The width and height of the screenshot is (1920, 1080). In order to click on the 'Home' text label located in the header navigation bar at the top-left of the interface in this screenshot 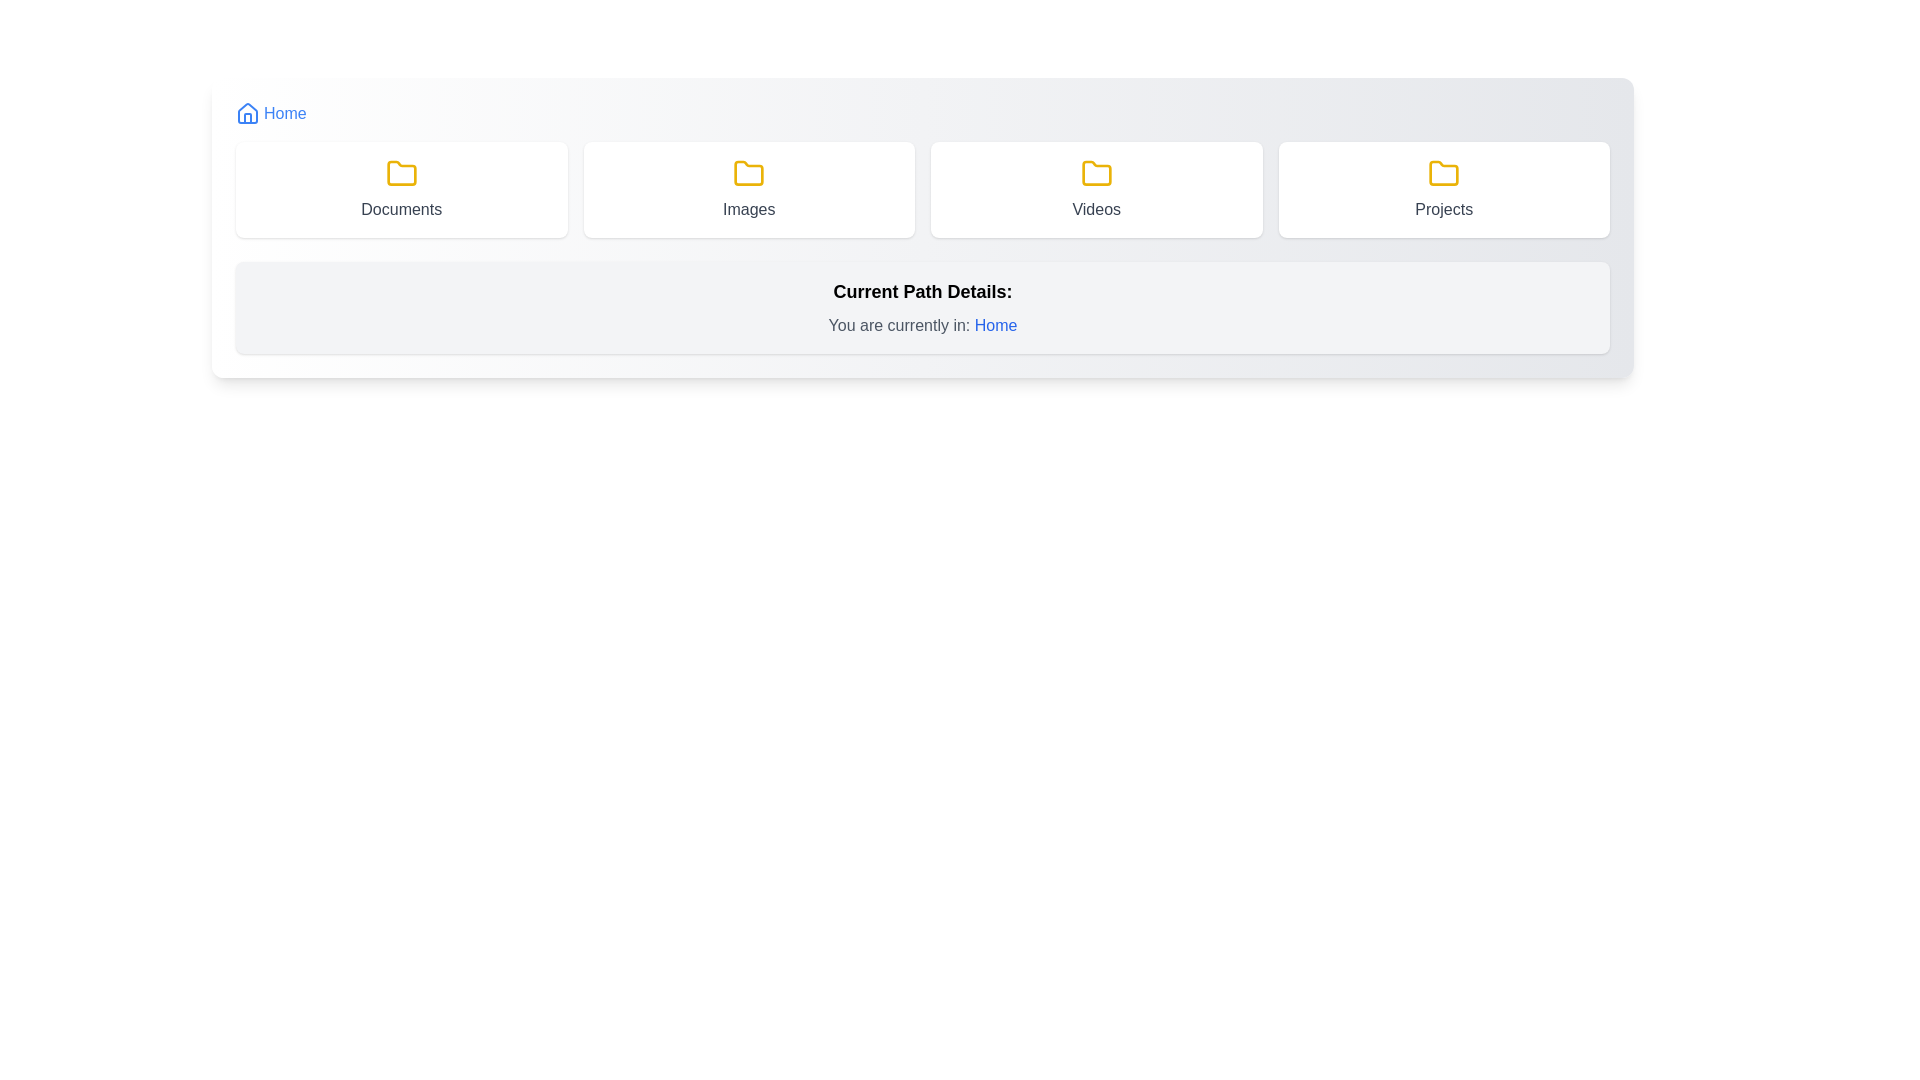, I will do `click(284, 114)`.